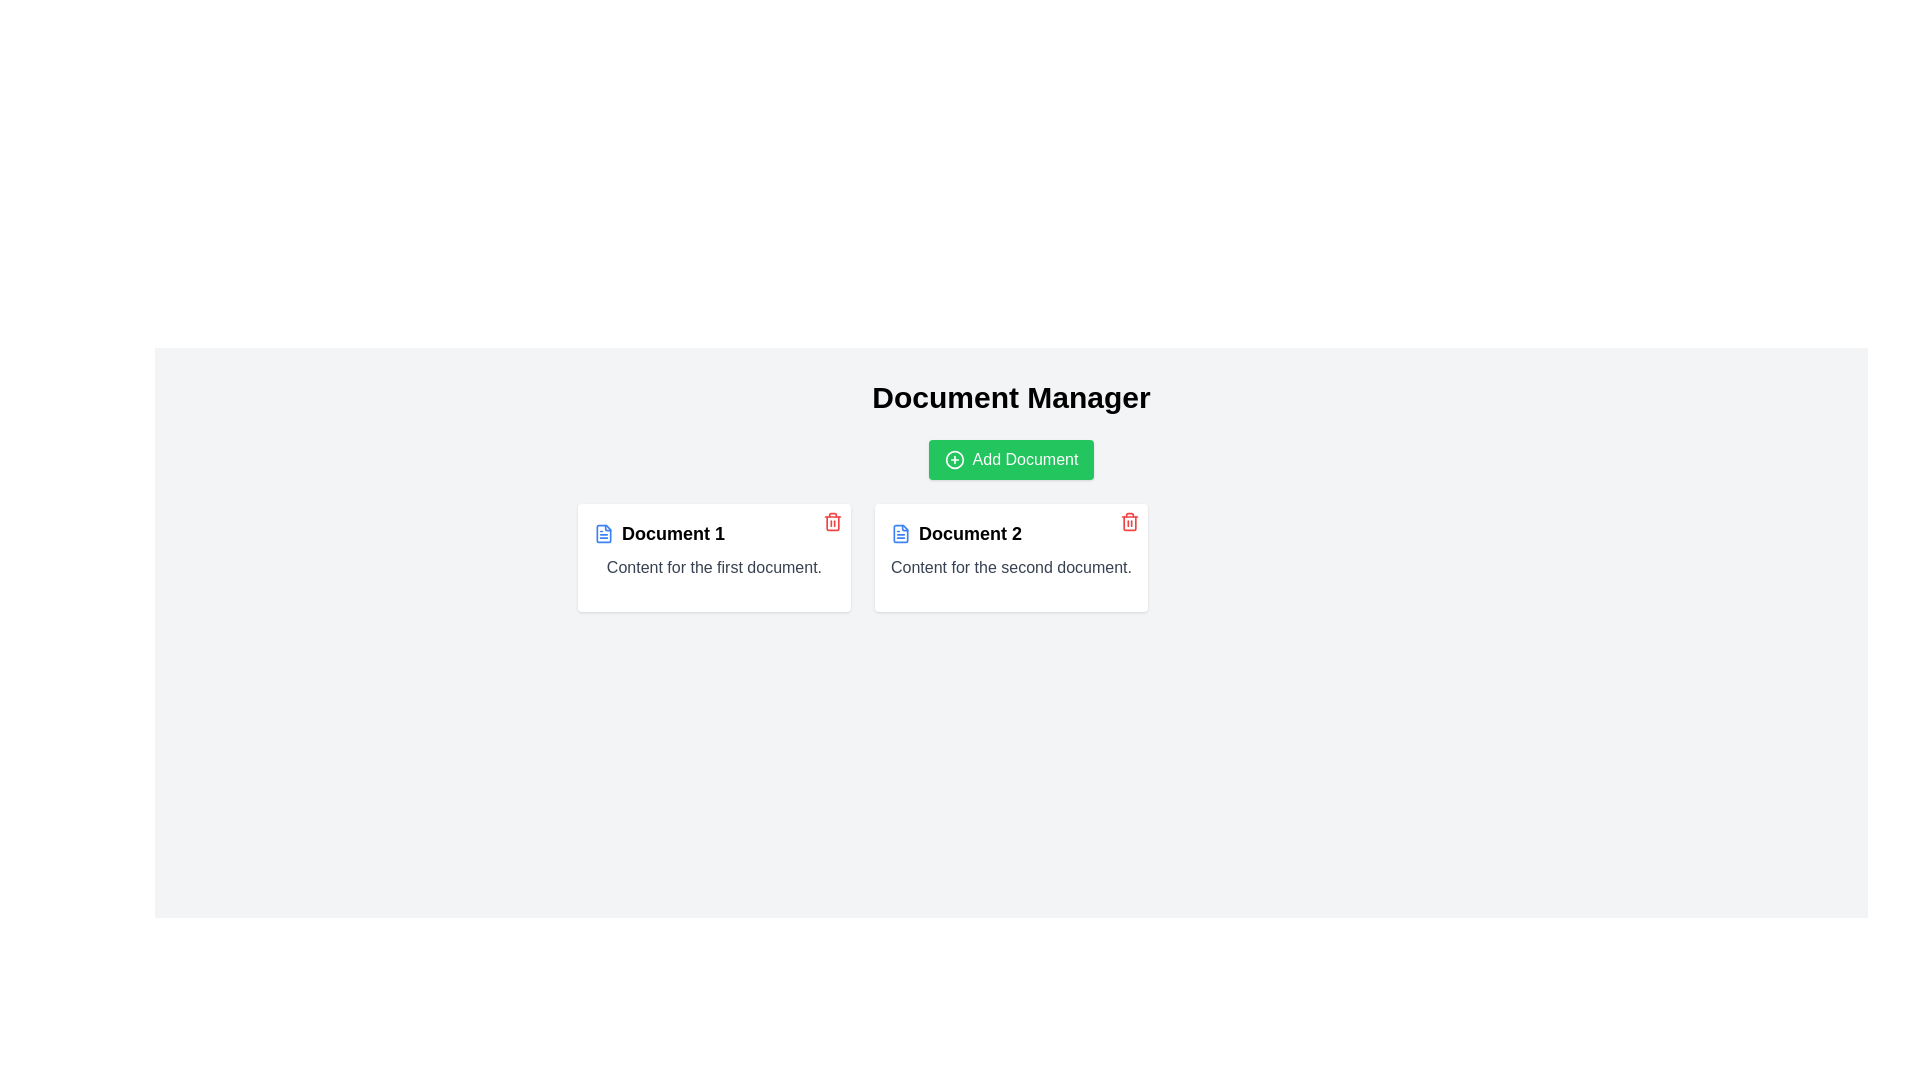  What do you see at coordinates (1011, 532) in the screenshot?
I see `the Text label with an accompanying icon that serves as the title for the document within the right white card labeled 'Document 2' in the Document Manager interface` at bounding box center [1011, 532].